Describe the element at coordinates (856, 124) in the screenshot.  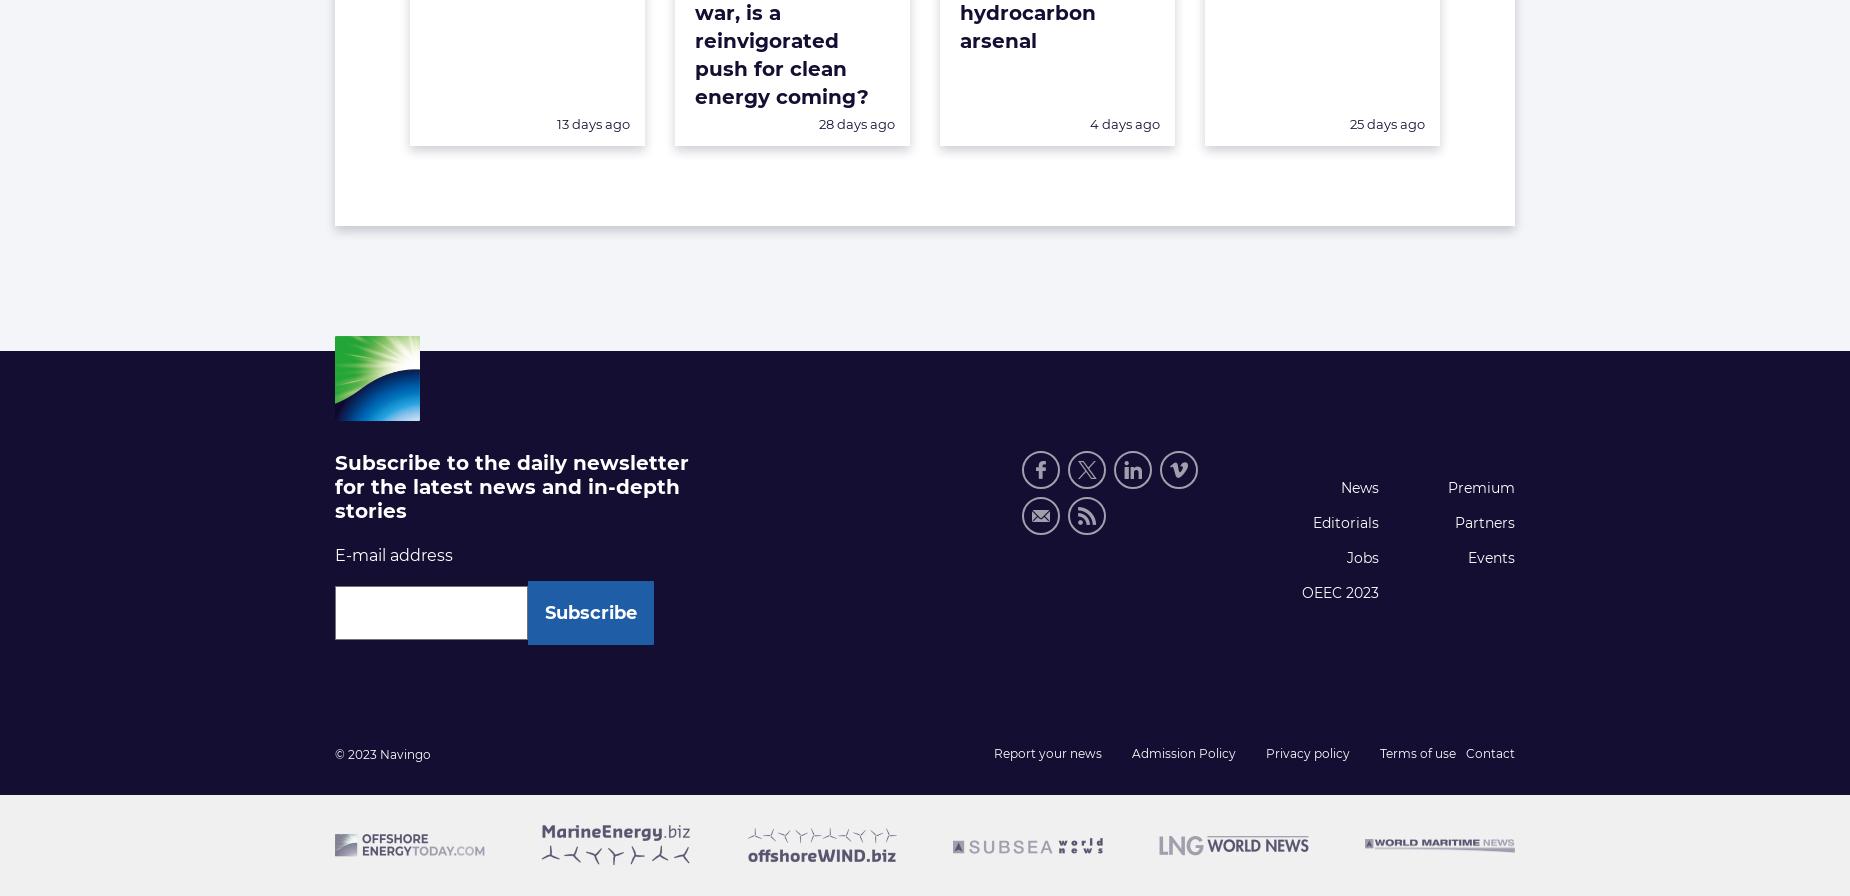
I see `'28 days ago'` at that location.